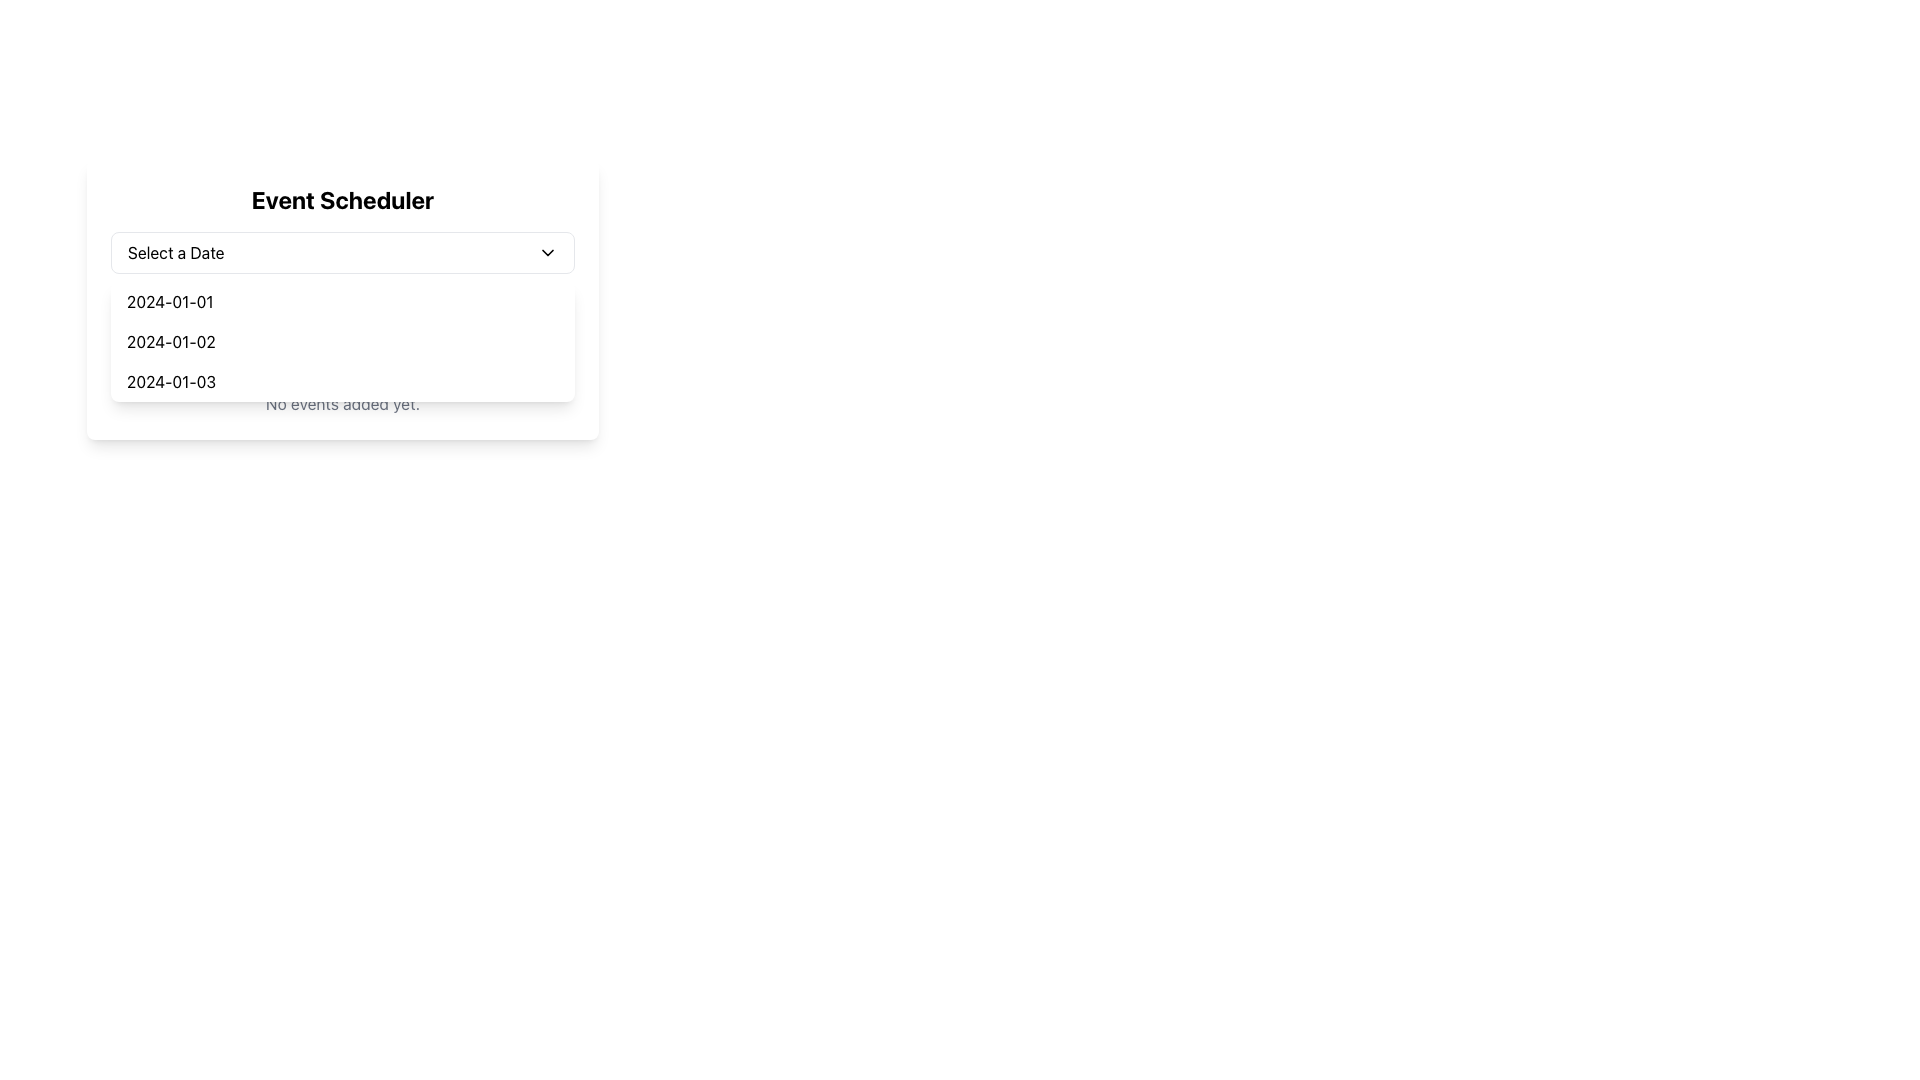 Image resolution: width=1920 pixels, height=1080 pixels. Describe the element at coordinates (342, 404) in the screenshot. I see `static text displaying 'No events added yet.' located below the 'Scheduled Events' header` at that location.